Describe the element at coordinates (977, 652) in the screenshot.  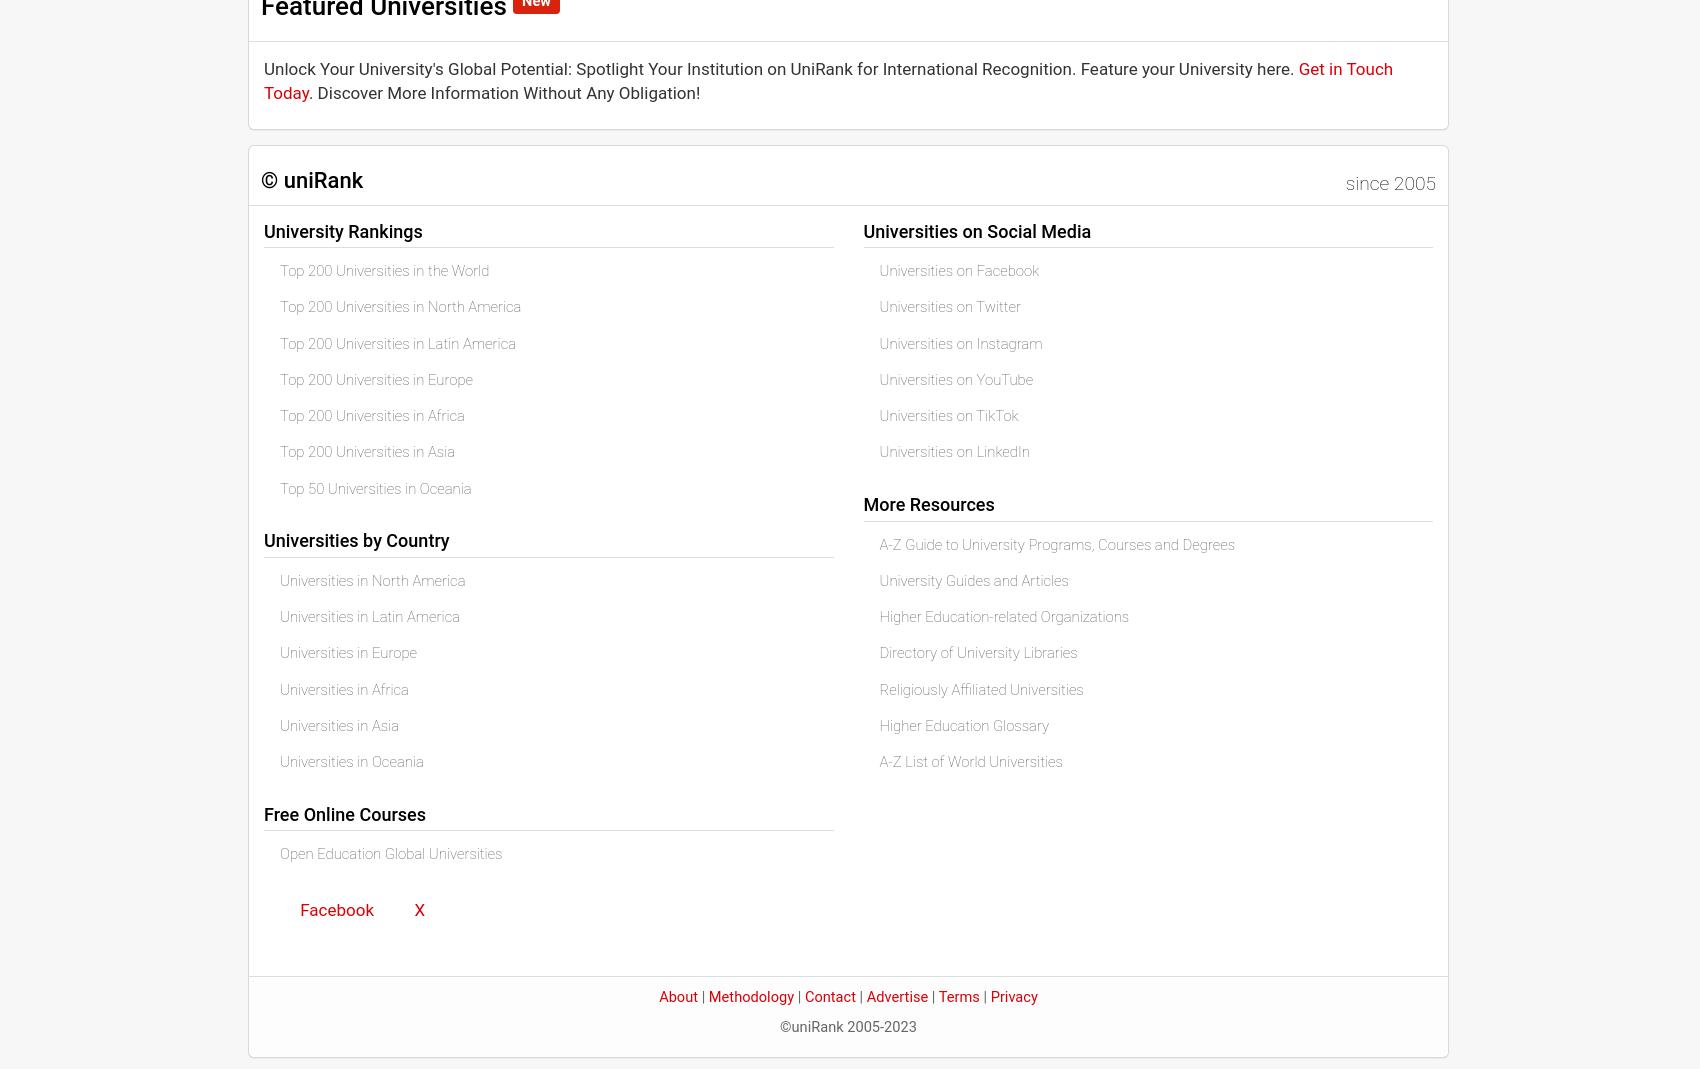
I see `'Directory of University Libraries'` at that location.